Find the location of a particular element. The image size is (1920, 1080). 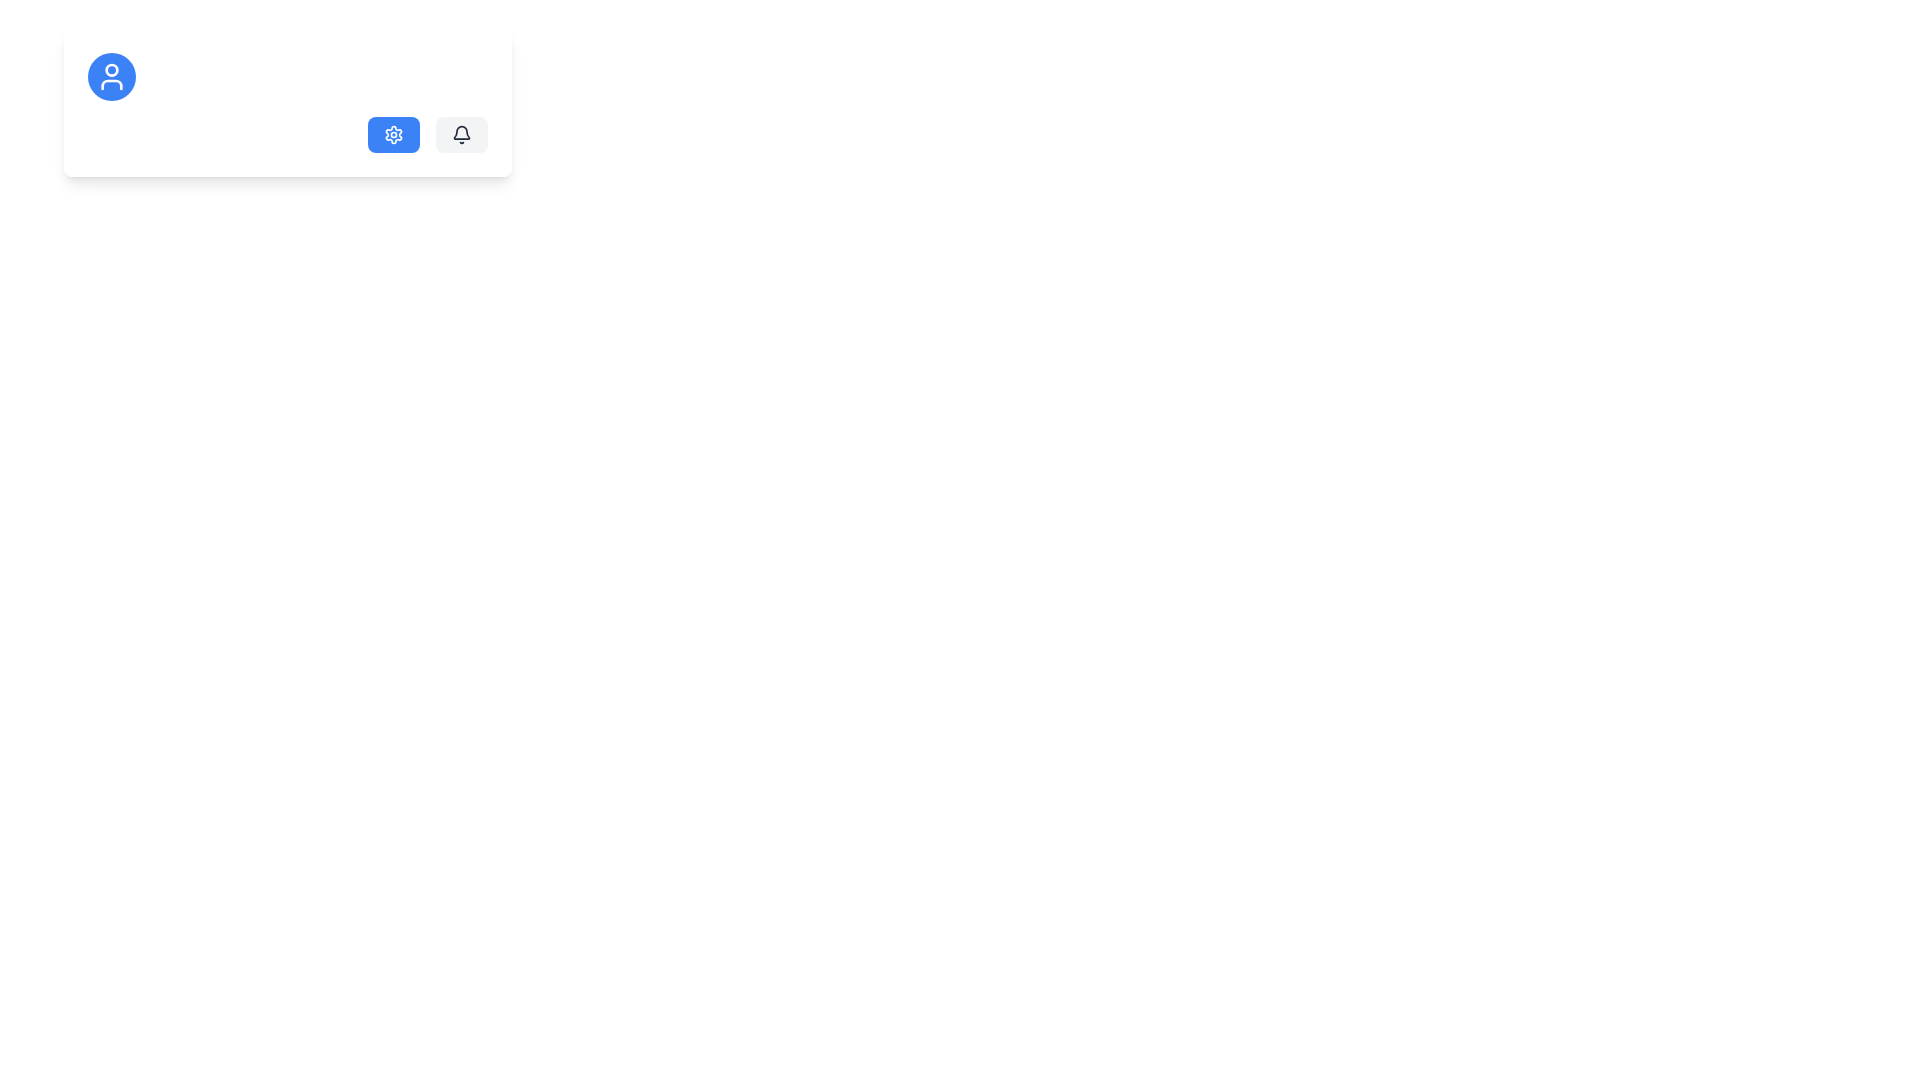

the blue rectangular button with rounded corners containing a white gear icon is located at coordinates (393, 135).